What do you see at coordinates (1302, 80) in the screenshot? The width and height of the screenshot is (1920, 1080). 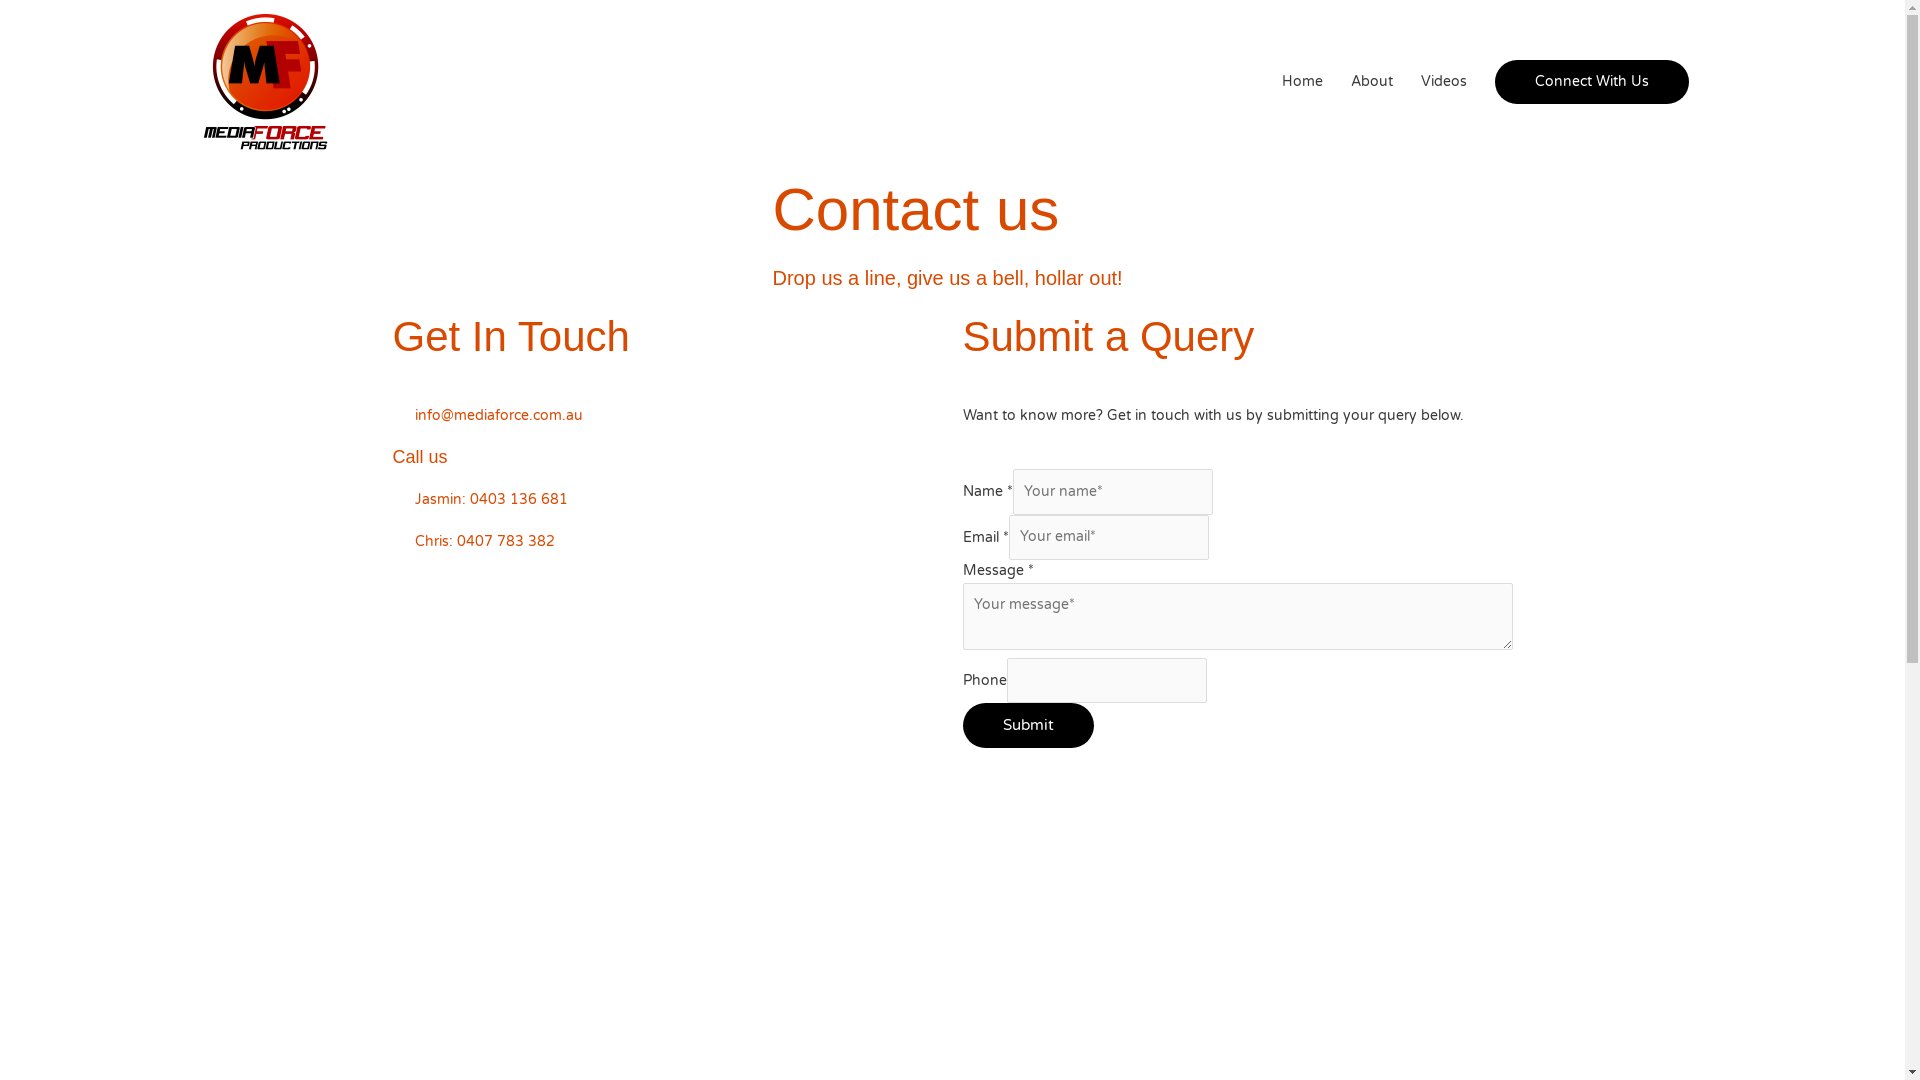 I see `'Home'` at bounding box center [1302, 80].